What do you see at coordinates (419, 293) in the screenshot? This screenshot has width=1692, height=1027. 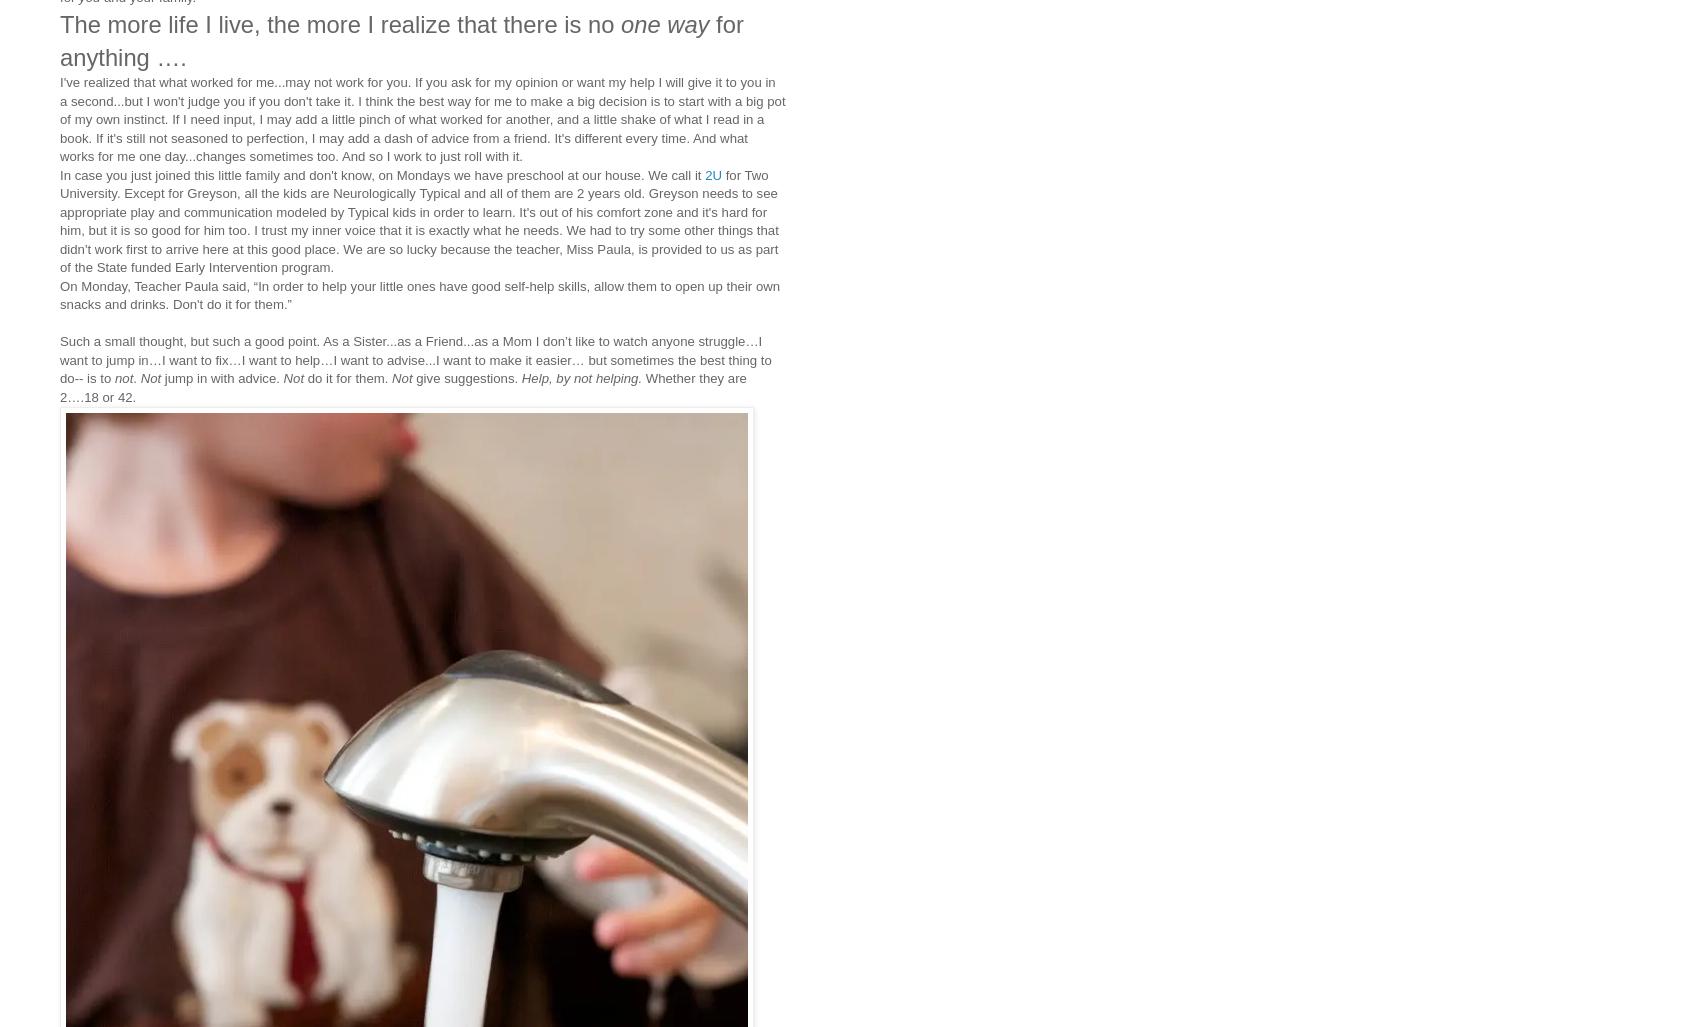 I see `'On Monday, Teacher Paula said, “In order to help your little ones have good self-help skills, allow them to open up their own snacks and drinks. Don't do it for them.”'` at bounding box center [419, 293].